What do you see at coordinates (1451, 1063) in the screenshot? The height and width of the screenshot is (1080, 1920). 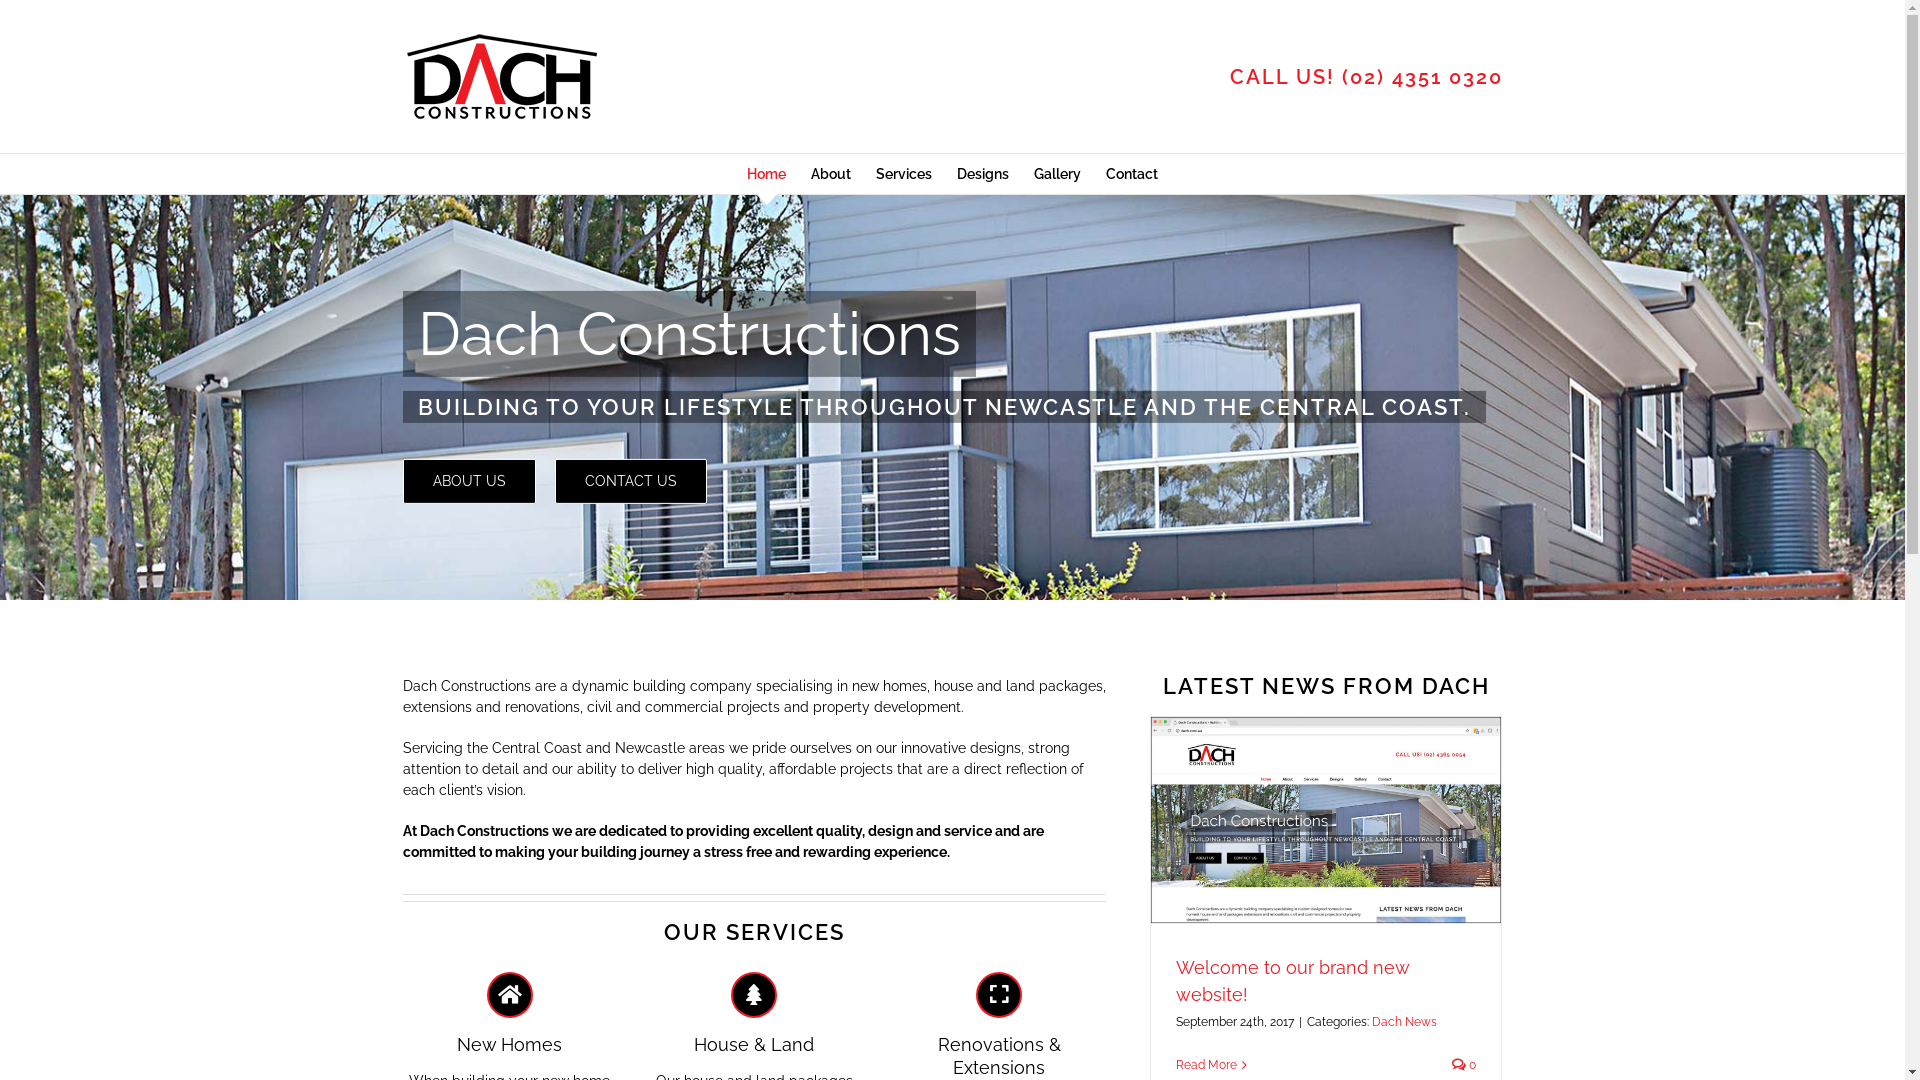 I see `' 0'` at bounding box center [1451, 1063].